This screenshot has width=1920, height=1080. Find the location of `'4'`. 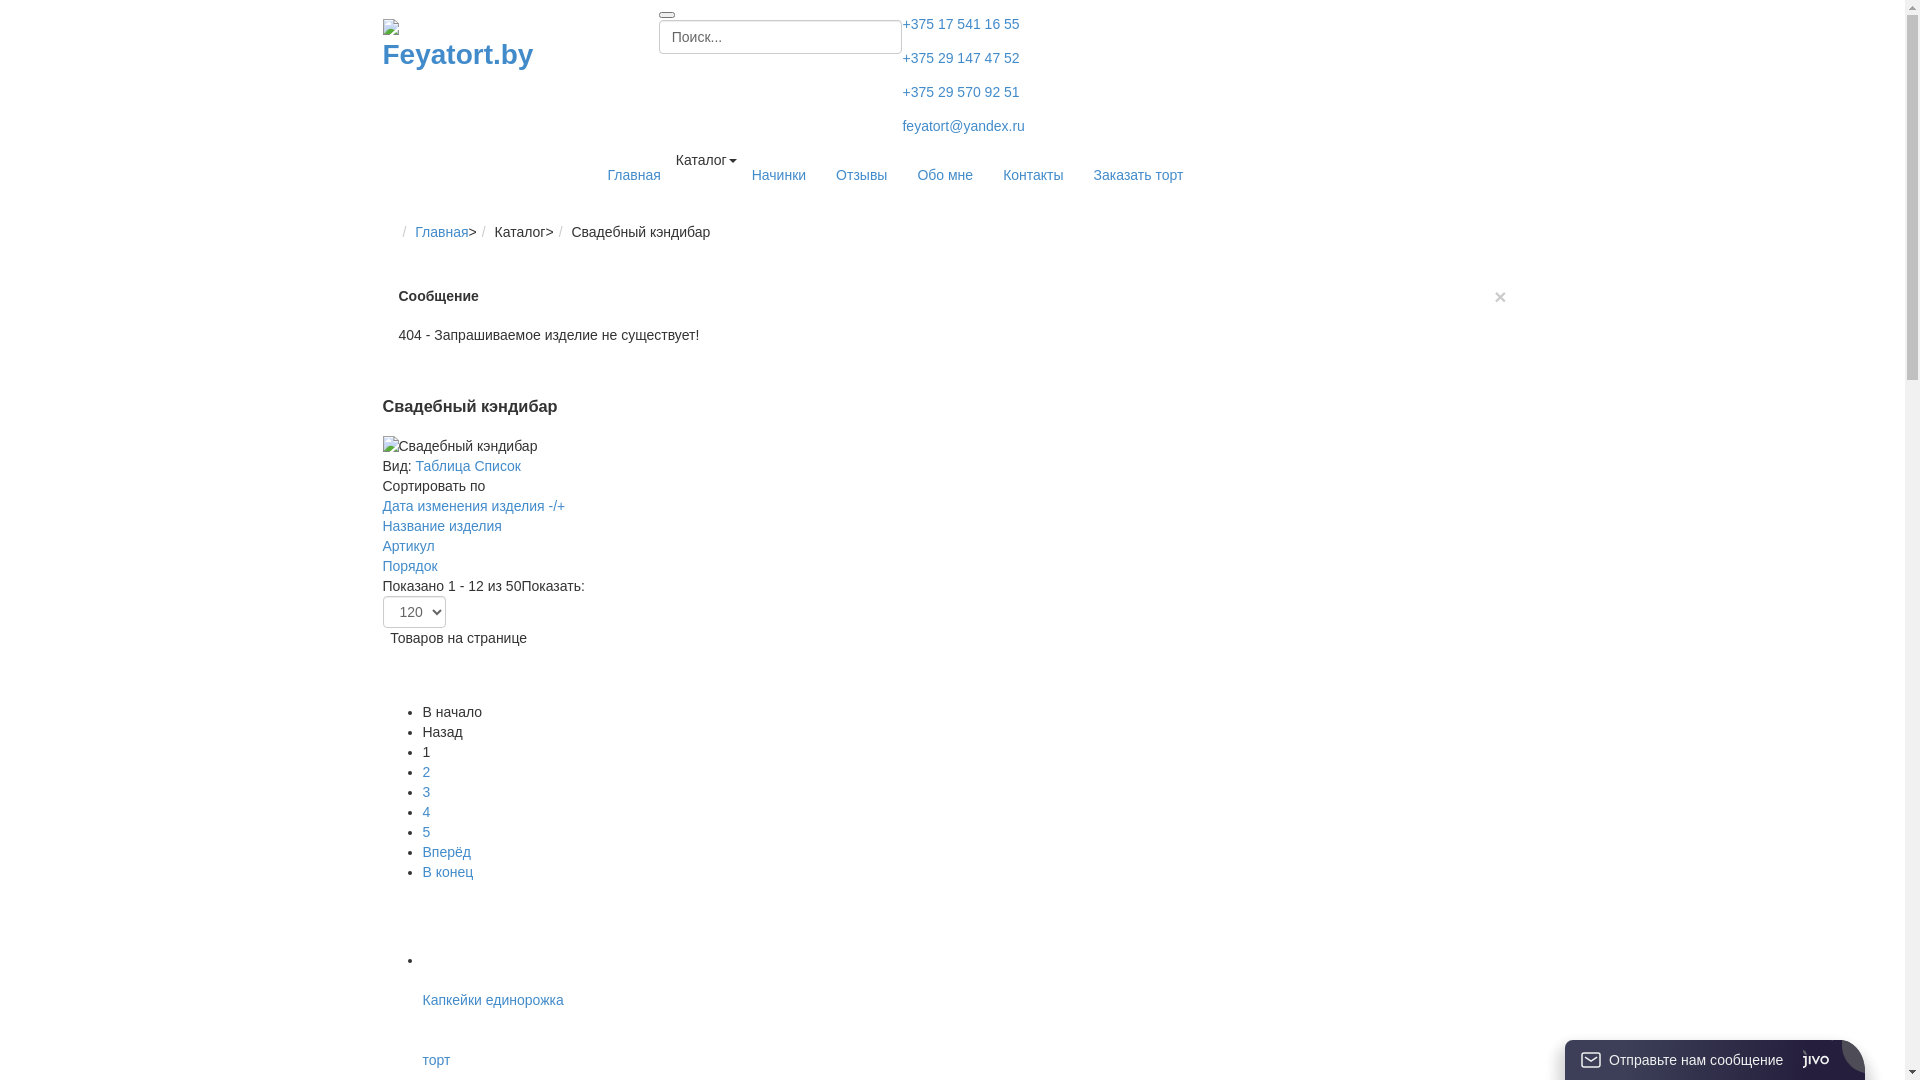

'4' is located at coordinates (425, 812).